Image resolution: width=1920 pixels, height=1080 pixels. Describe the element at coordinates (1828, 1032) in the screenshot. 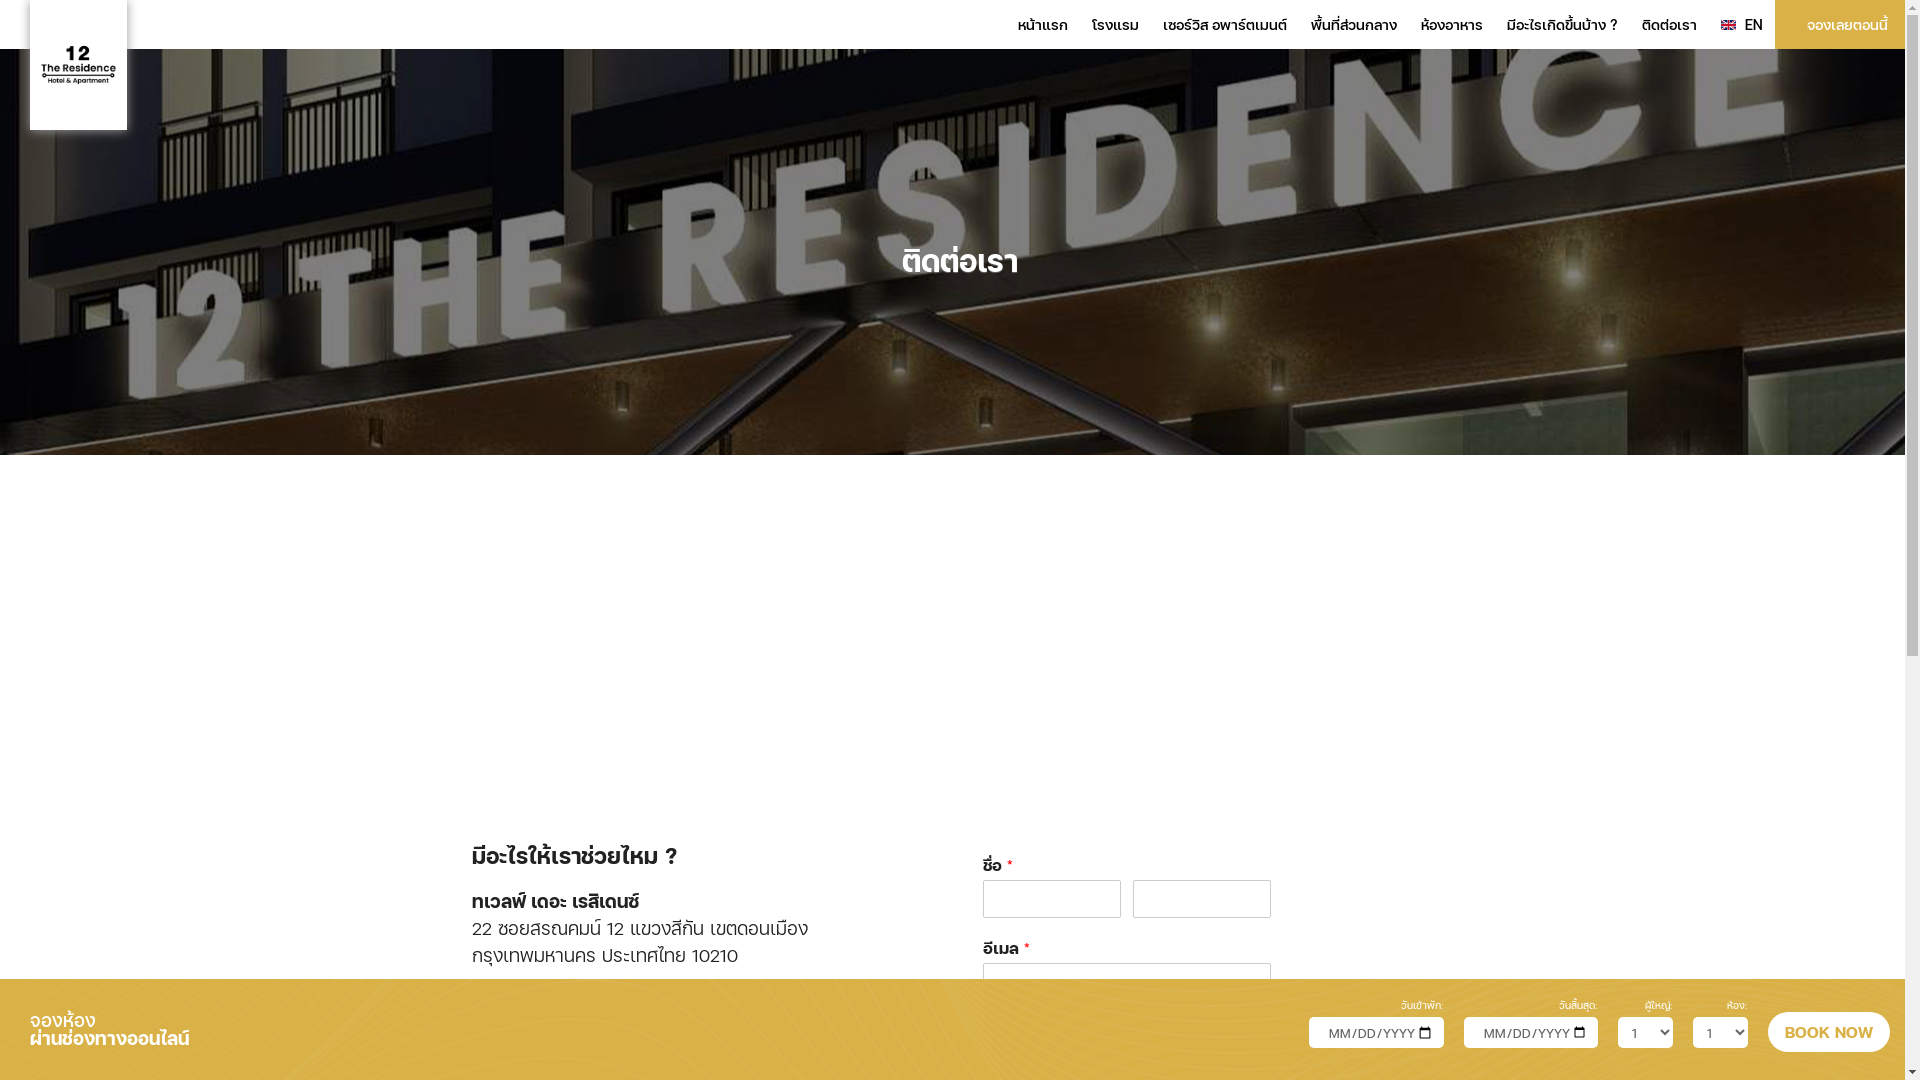

I see `'Book Now'` at that location.